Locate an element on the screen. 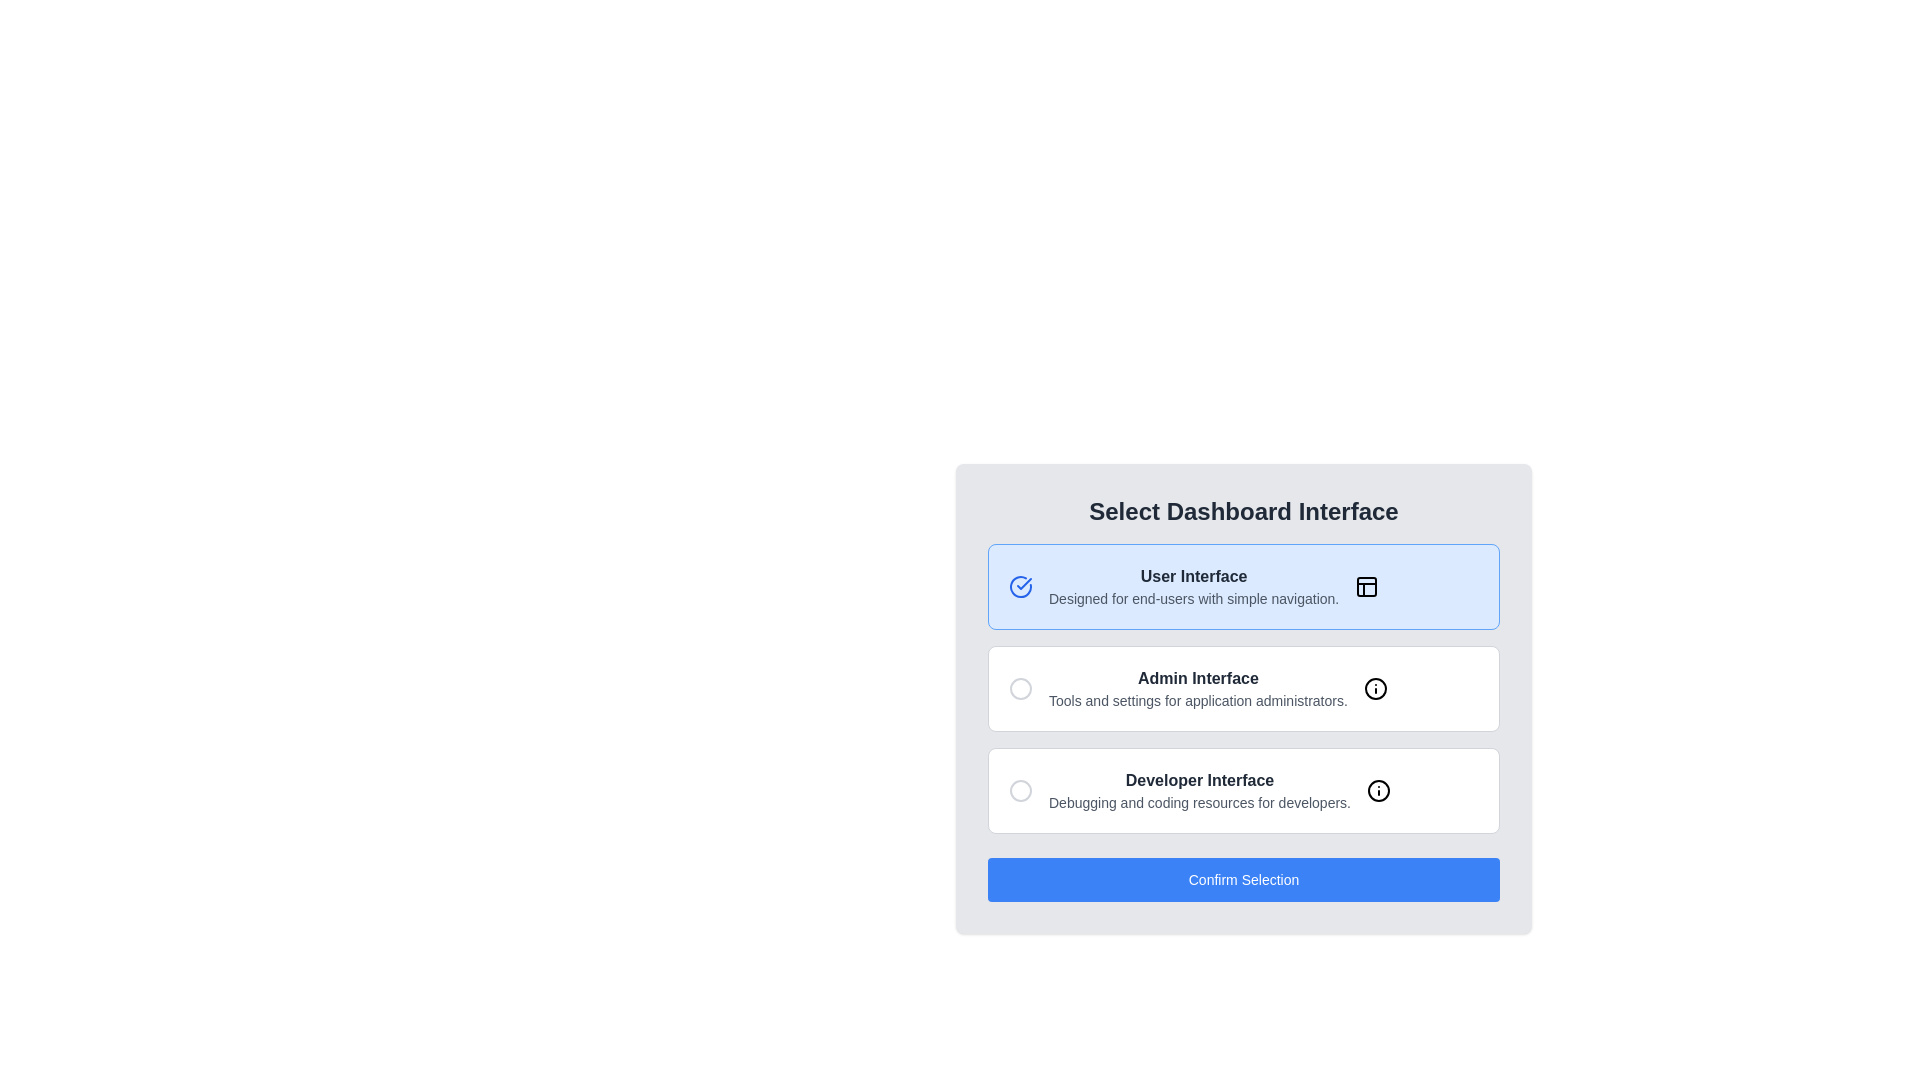 Image resolution: width=1920 pixels, height=1080 pixels. the selection status of the blue circular icon with a checkmark, located within the blue-outlined rectangular section labeled 'User Interface' is located at coordinates (1021, 585).